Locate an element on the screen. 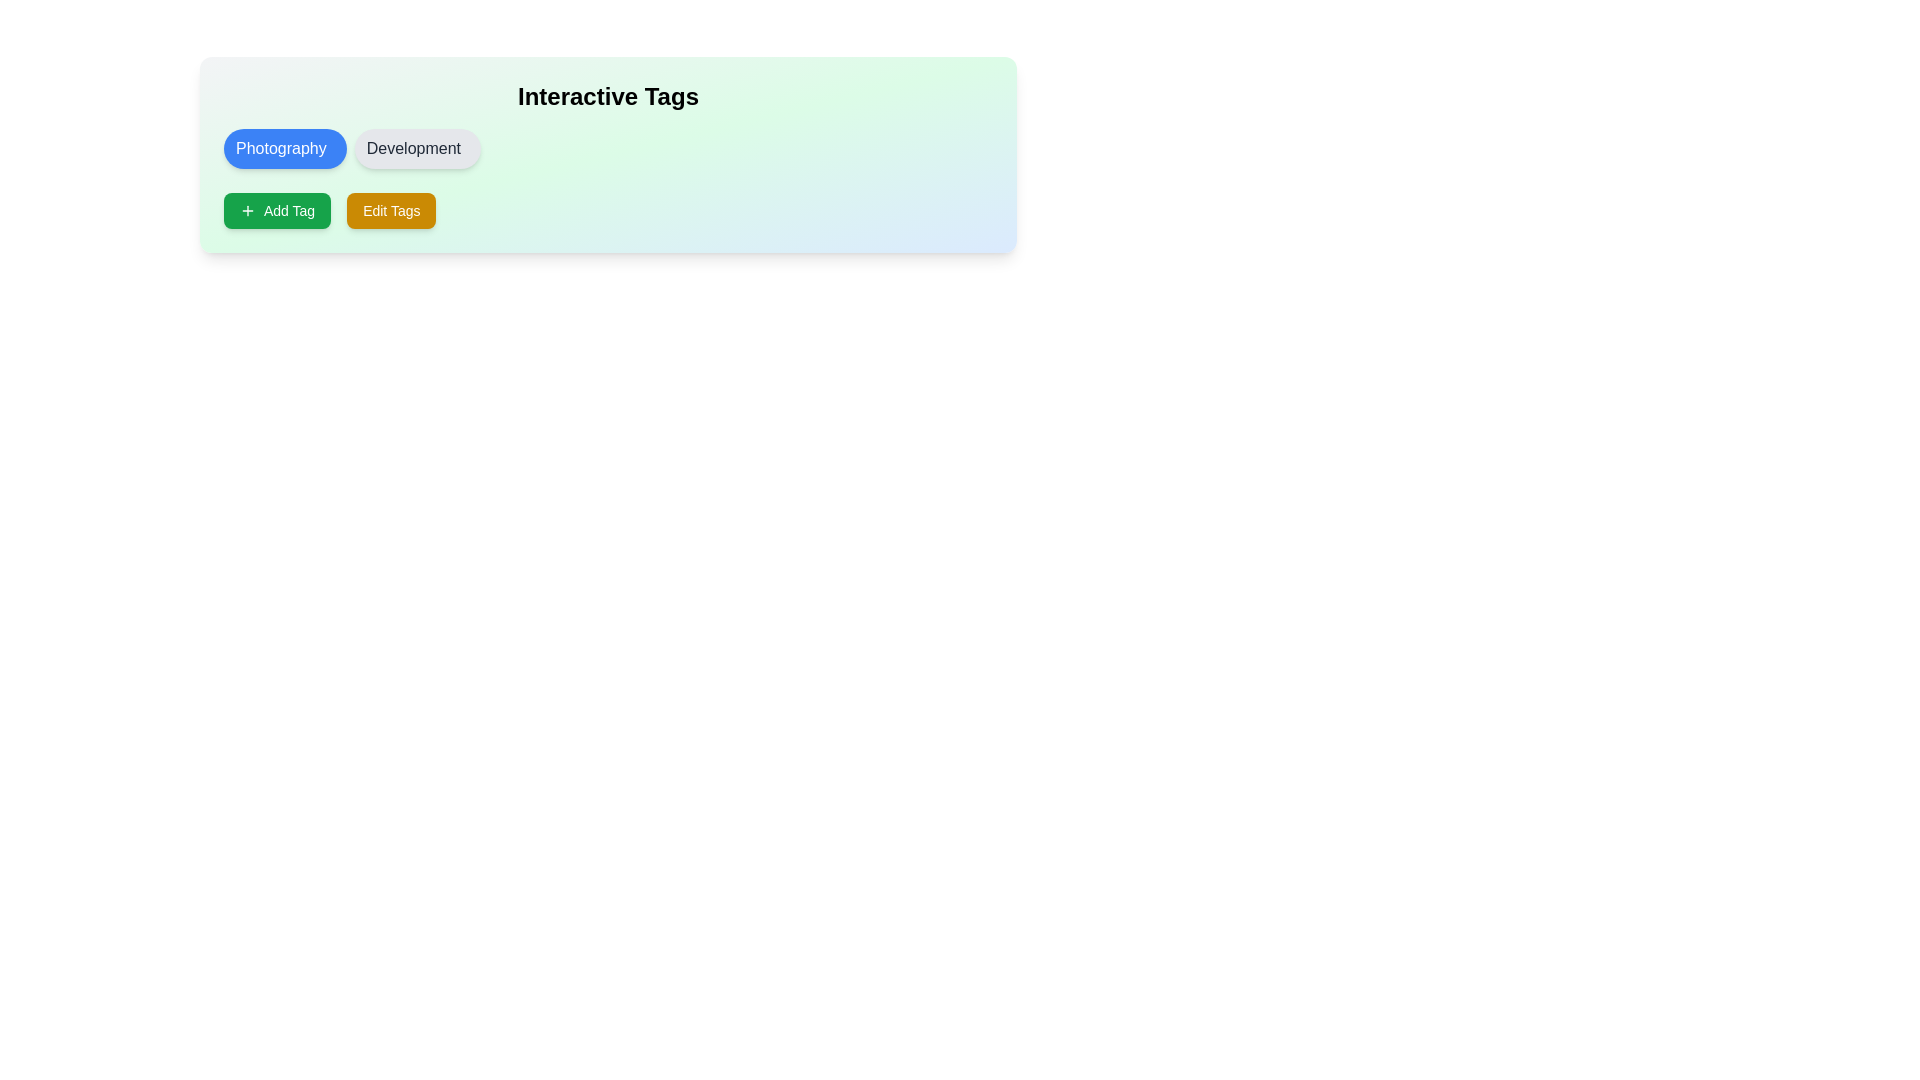 This screenshot has width=1920, height=1080. the rounded blue button with white text reading 'Photography' located in the 'Interactive Tags' section is located at coordinates (284, 148).